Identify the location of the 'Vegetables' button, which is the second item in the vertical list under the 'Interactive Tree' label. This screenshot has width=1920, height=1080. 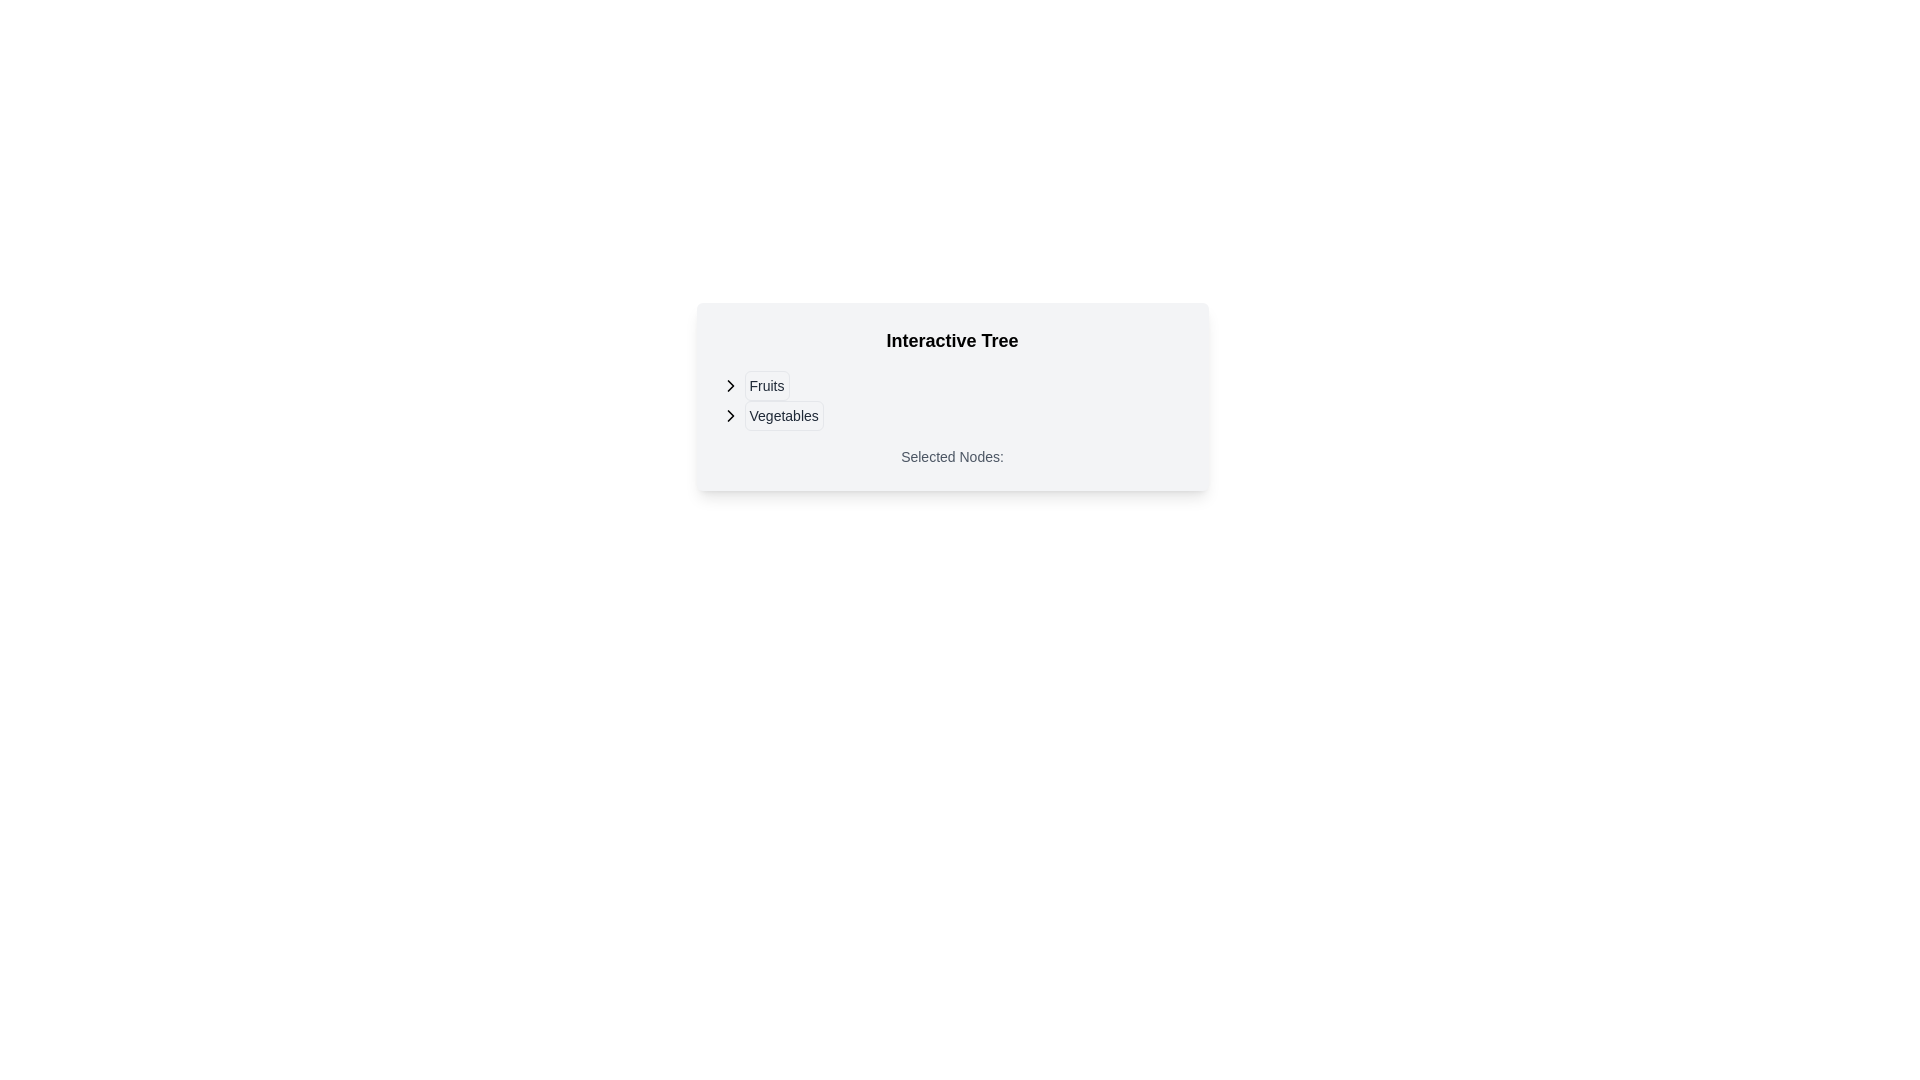
(782, 415).